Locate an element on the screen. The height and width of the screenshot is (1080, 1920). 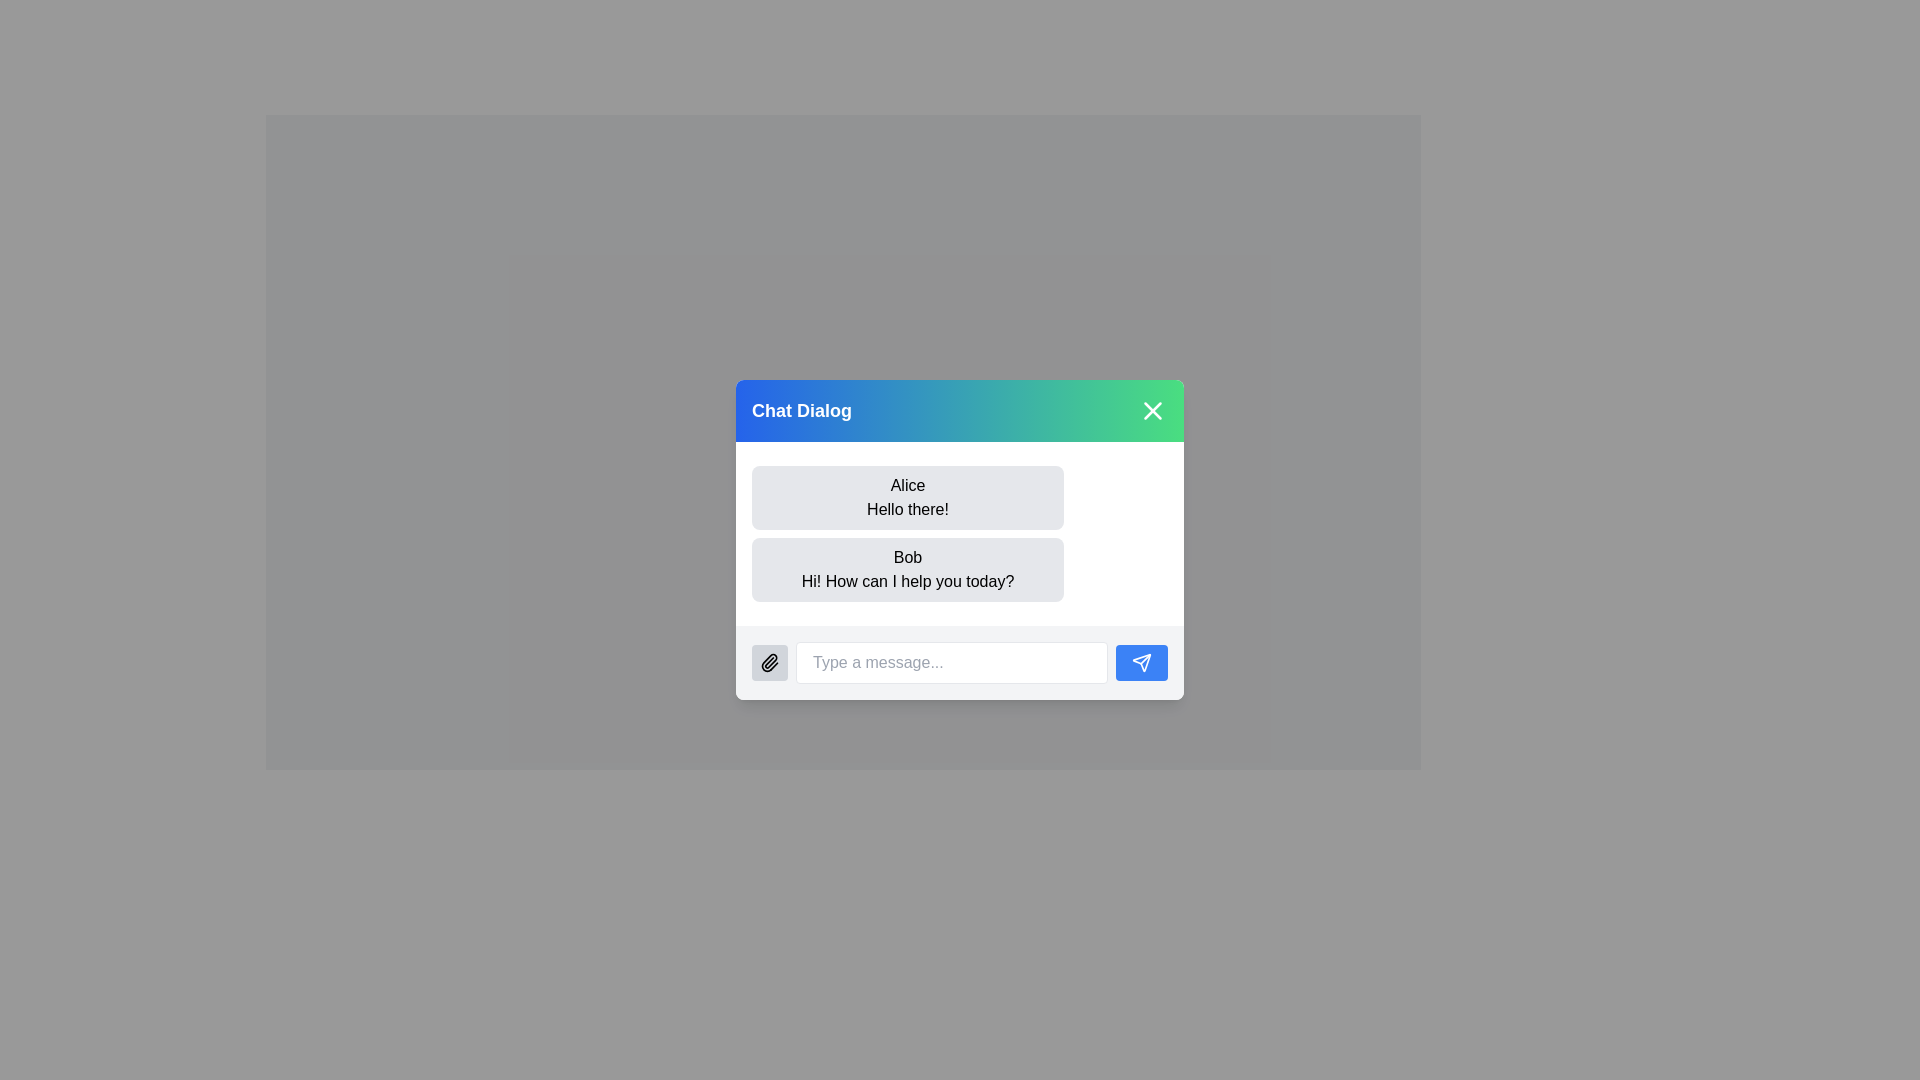
the blue button with a paper plane icon located at the bottom-right of the dialog box is located at coordinates (1142, 663).